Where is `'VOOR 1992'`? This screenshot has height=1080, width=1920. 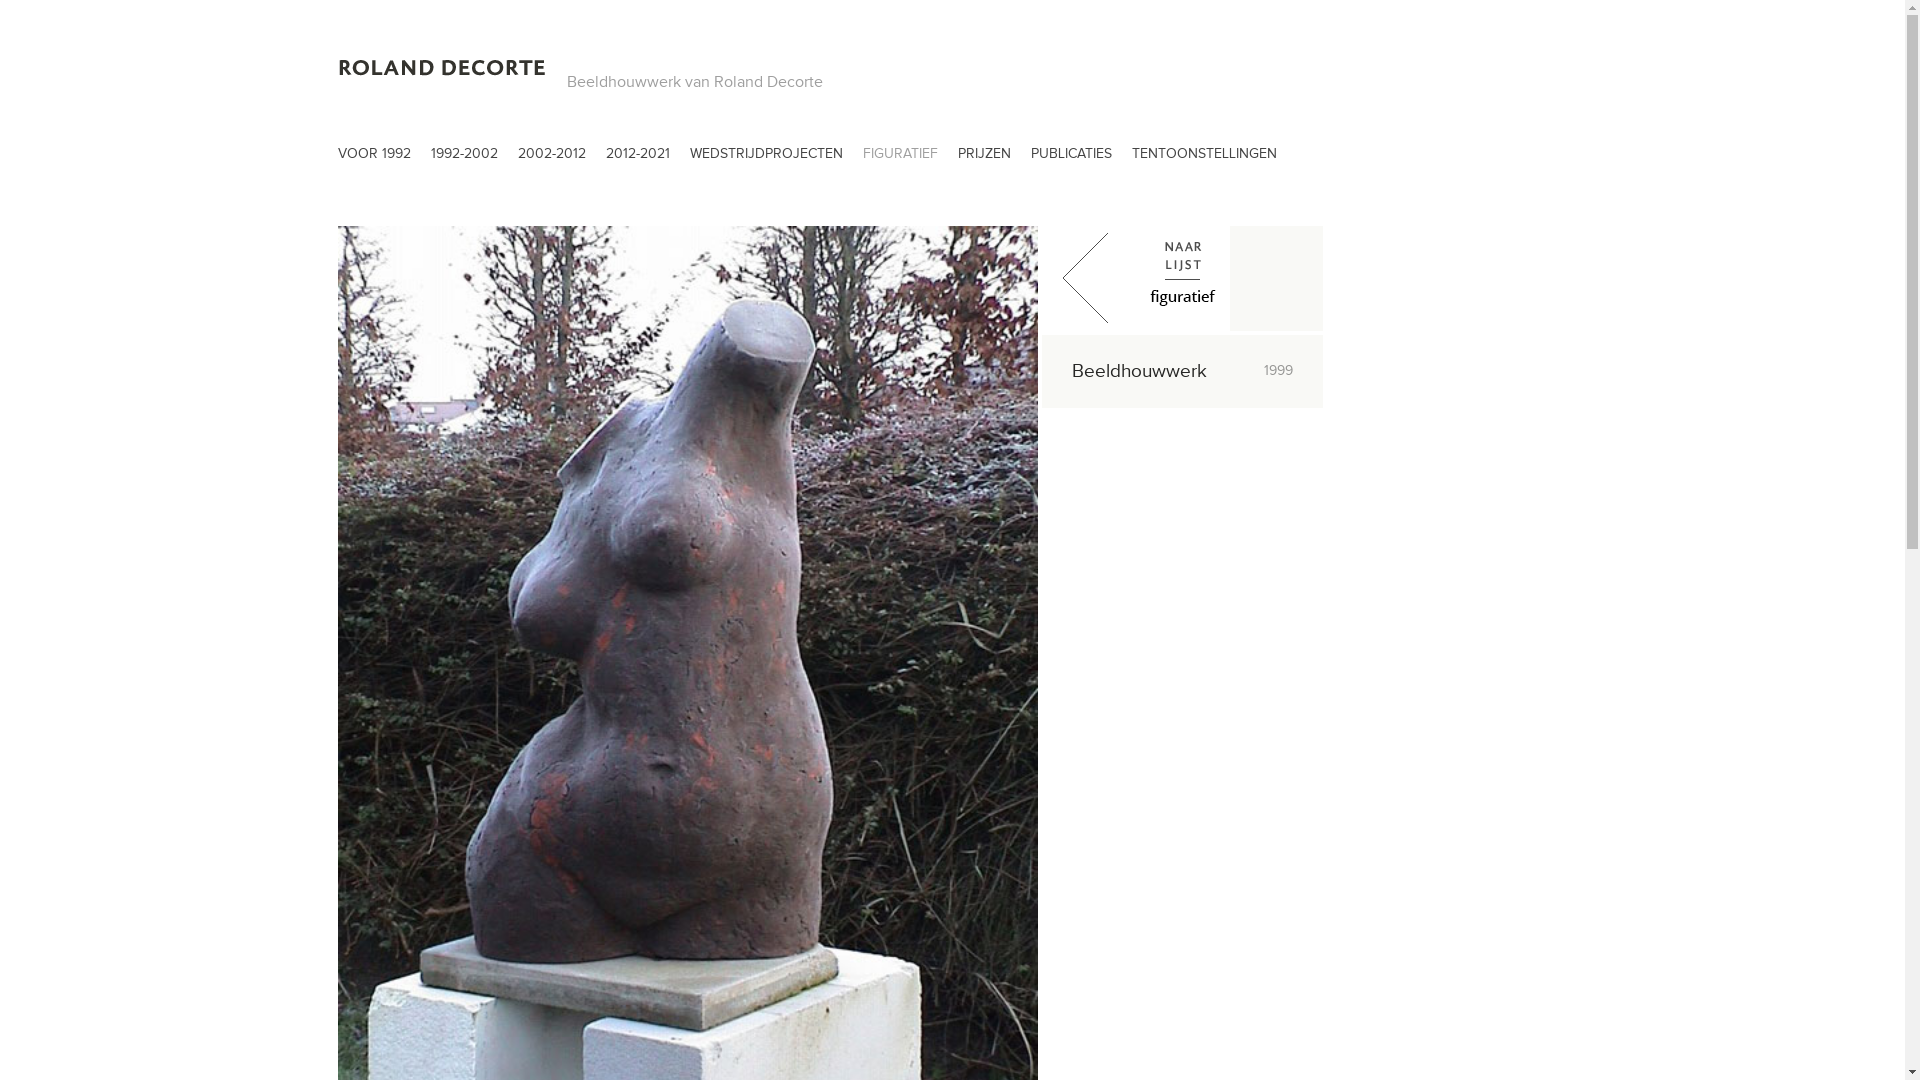 'VOOR 1992' is located at coordinates (374, 157).